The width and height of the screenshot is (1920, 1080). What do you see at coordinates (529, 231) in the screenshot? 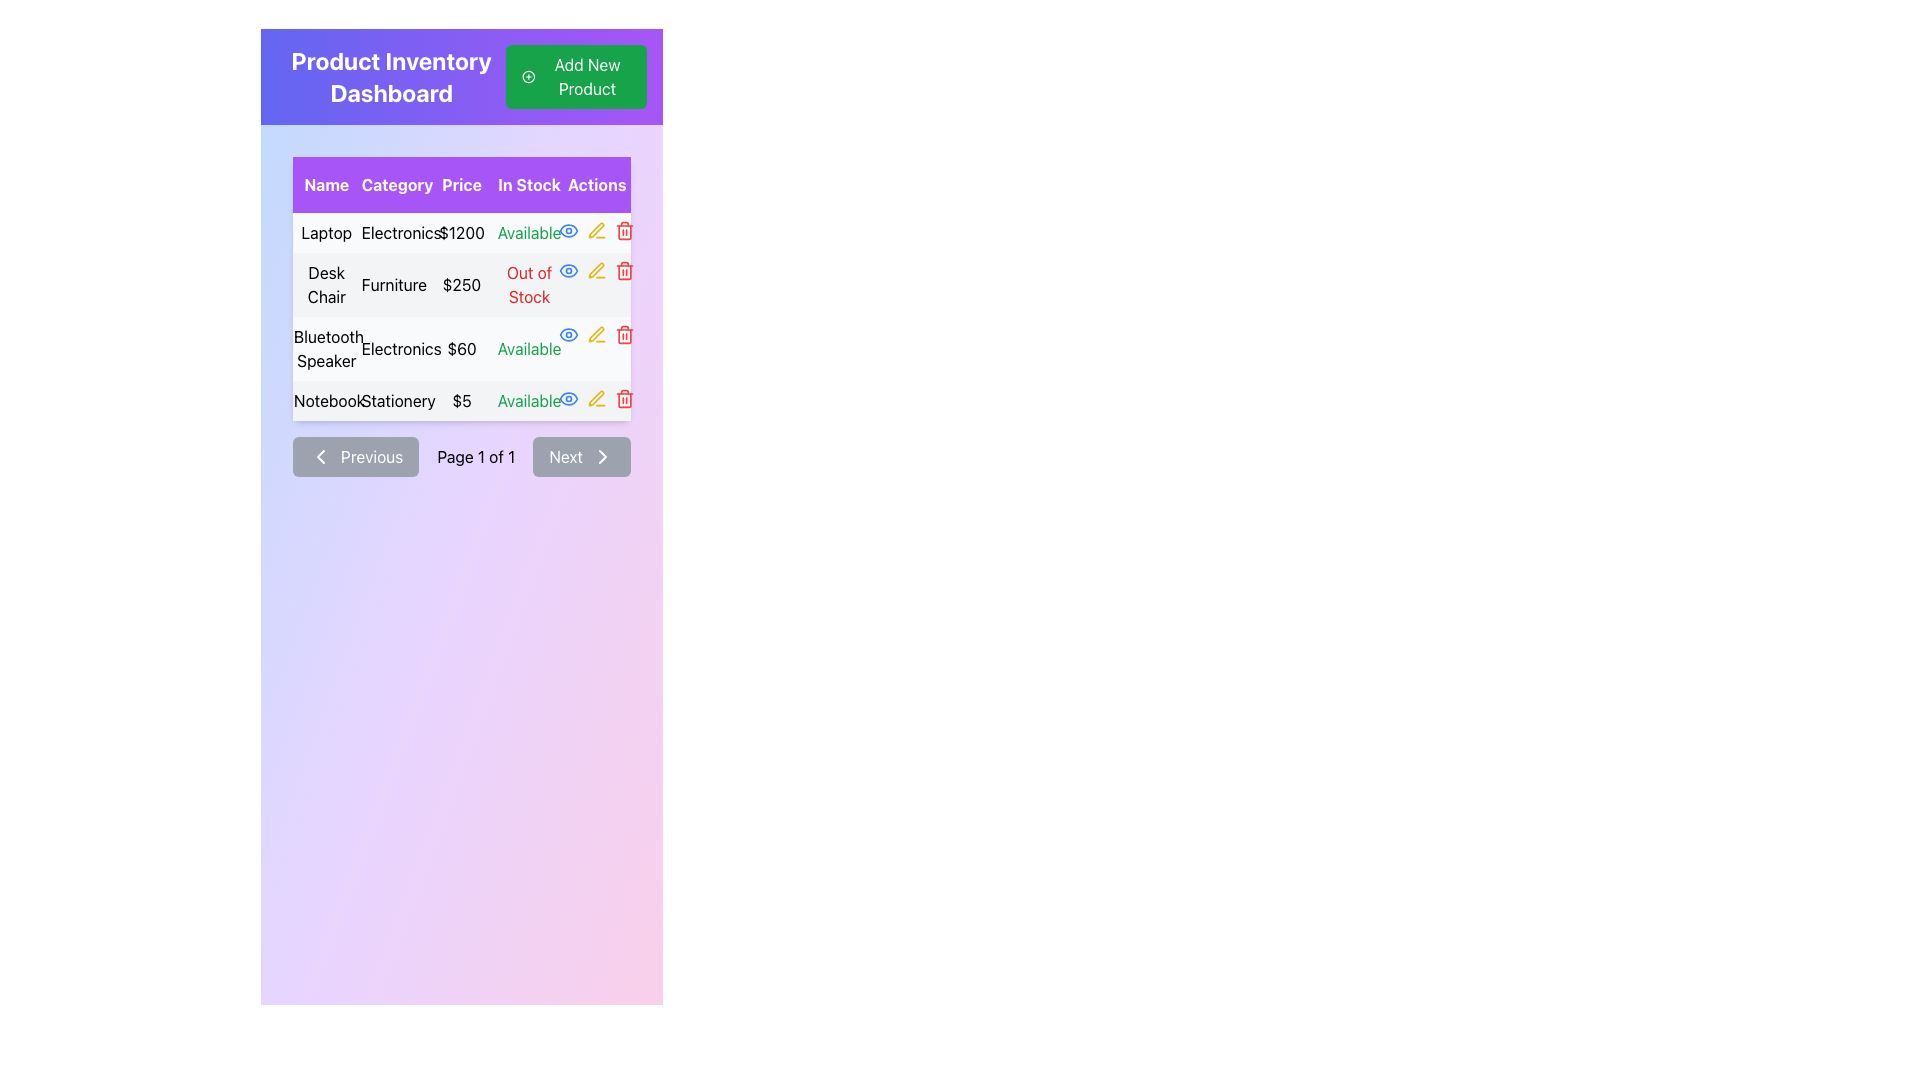
I see `the 'Available' text label in green color located under the 'In Stock' column for the 'Laptop' item in the table` at bounding box center [529, 231].